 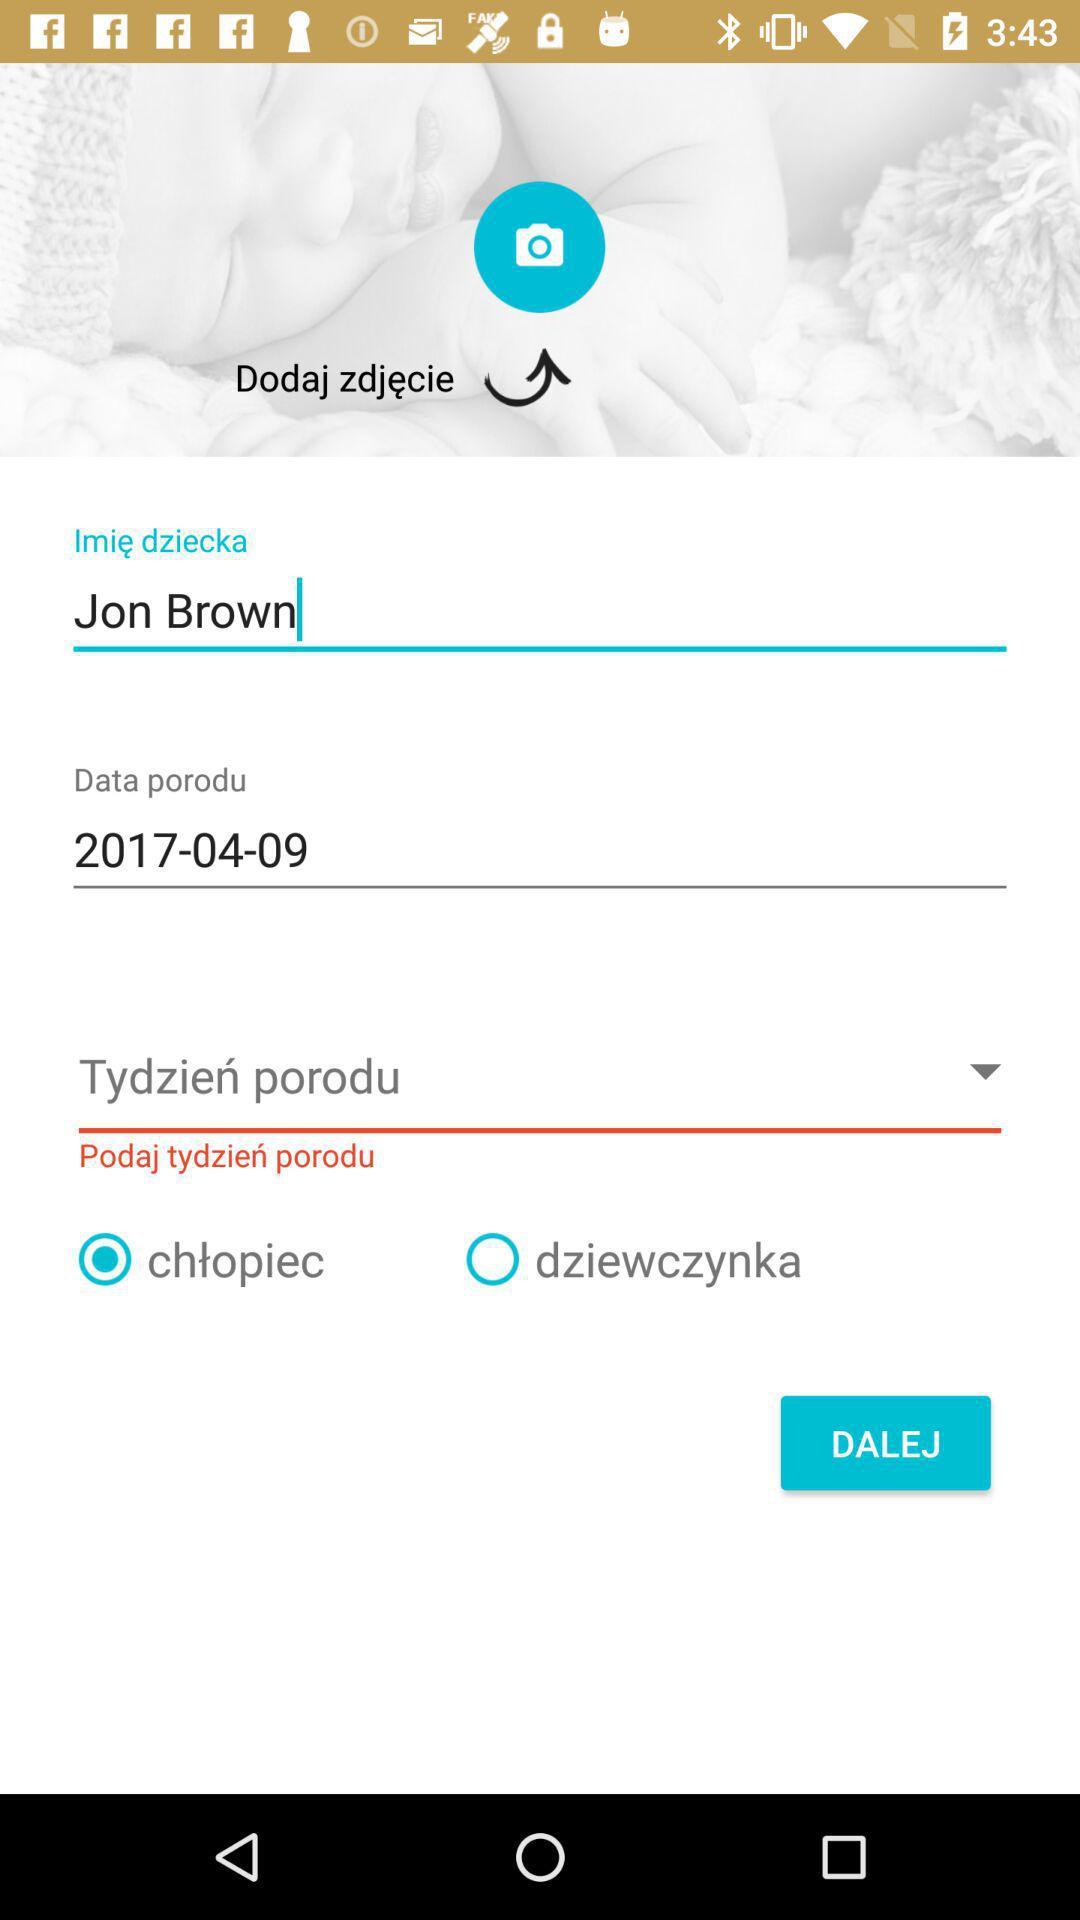 I want to click on to select your option, so click(x=104, y=1258).